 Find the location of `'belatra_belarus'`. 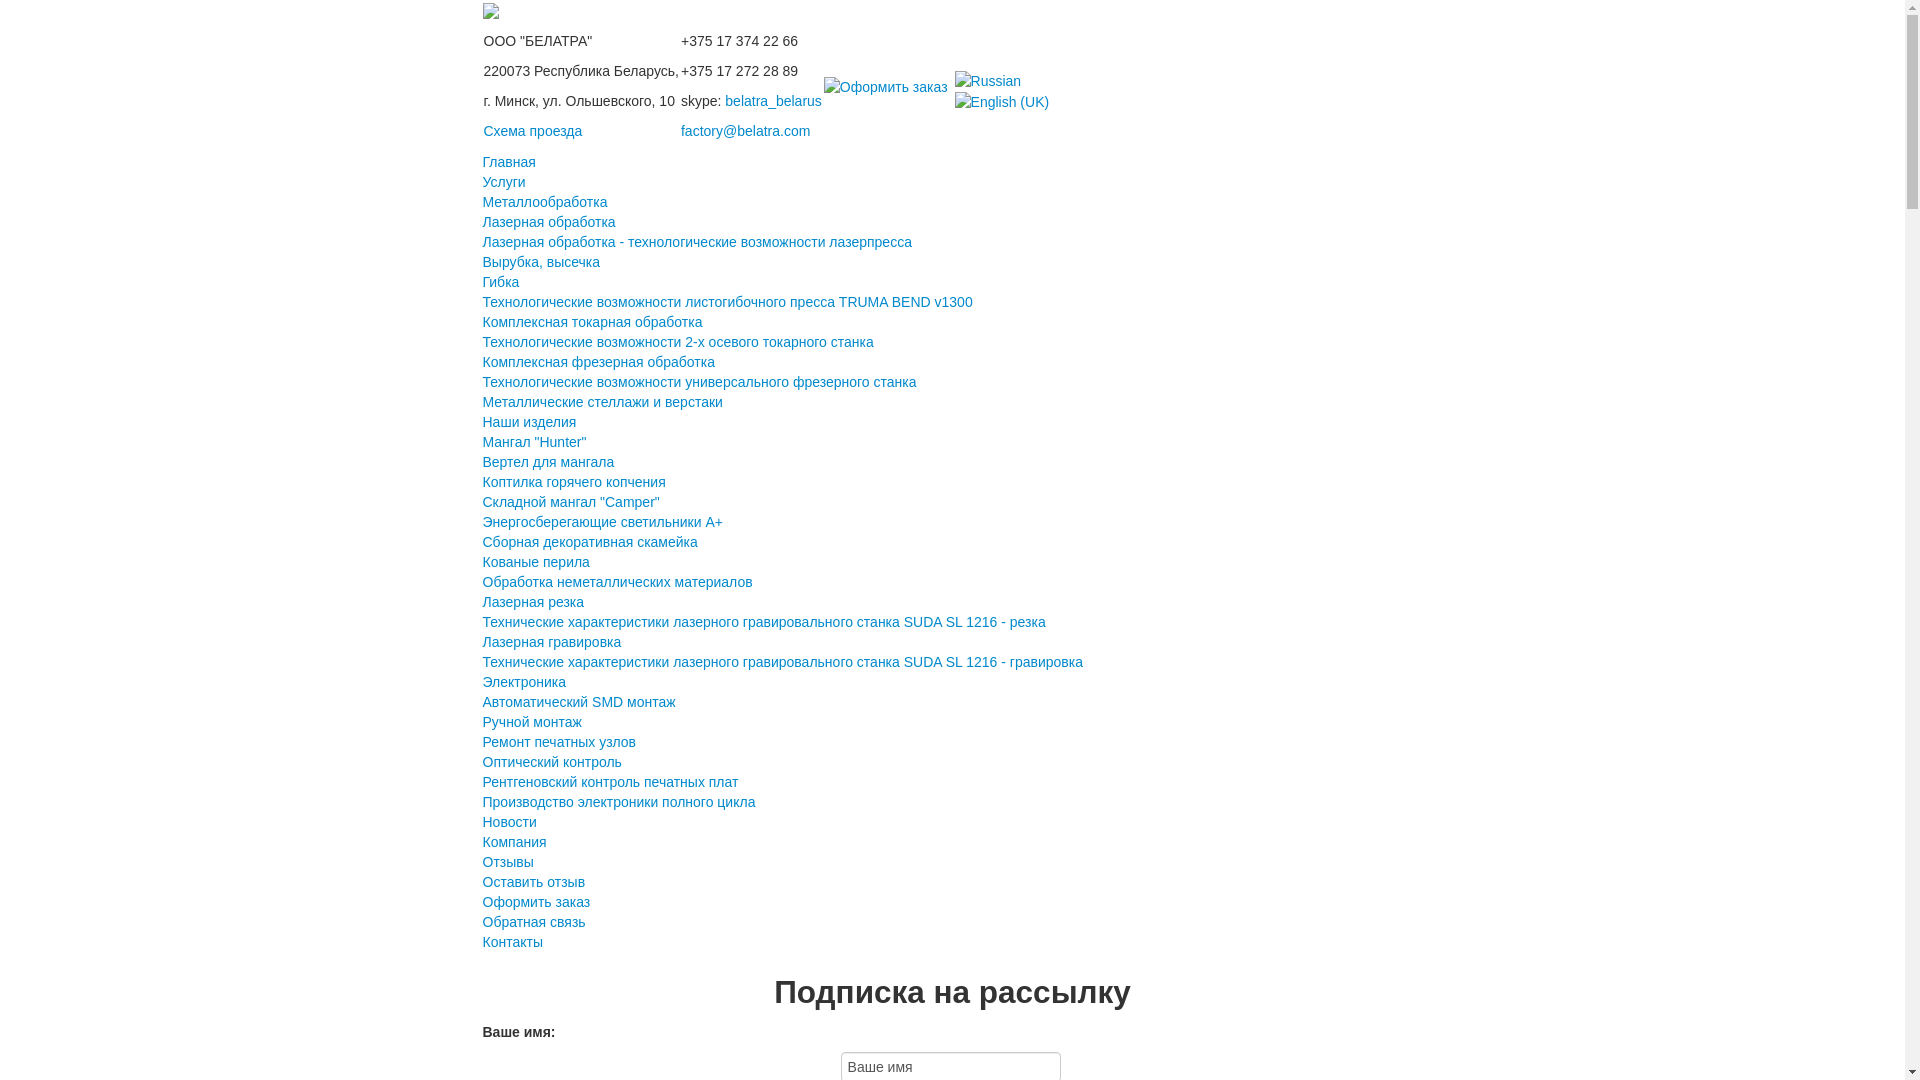

'belatra_belarus' is located at coordinates (772, 100).